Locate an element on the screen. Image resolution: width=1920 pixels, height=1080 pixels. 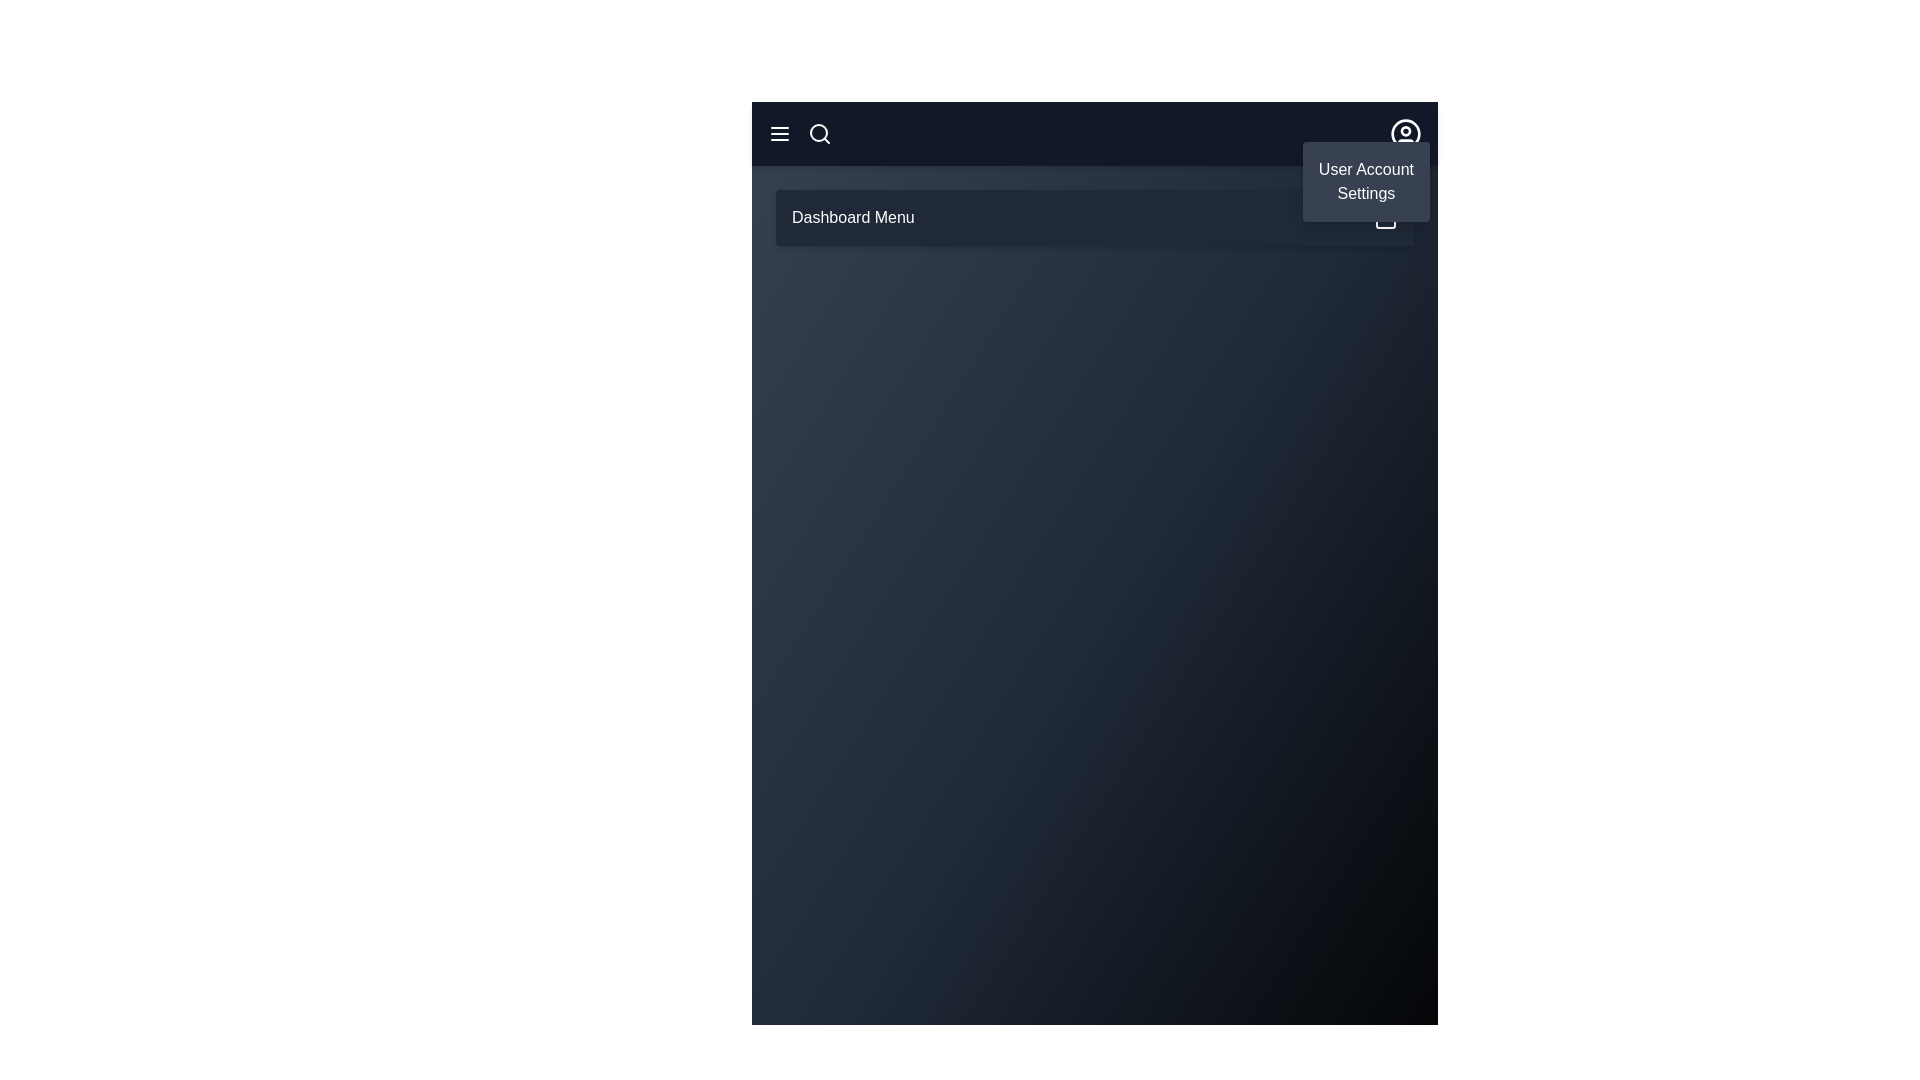
the calendar icon to inspect the calendar functionality is located at coordinates (1385, 218).